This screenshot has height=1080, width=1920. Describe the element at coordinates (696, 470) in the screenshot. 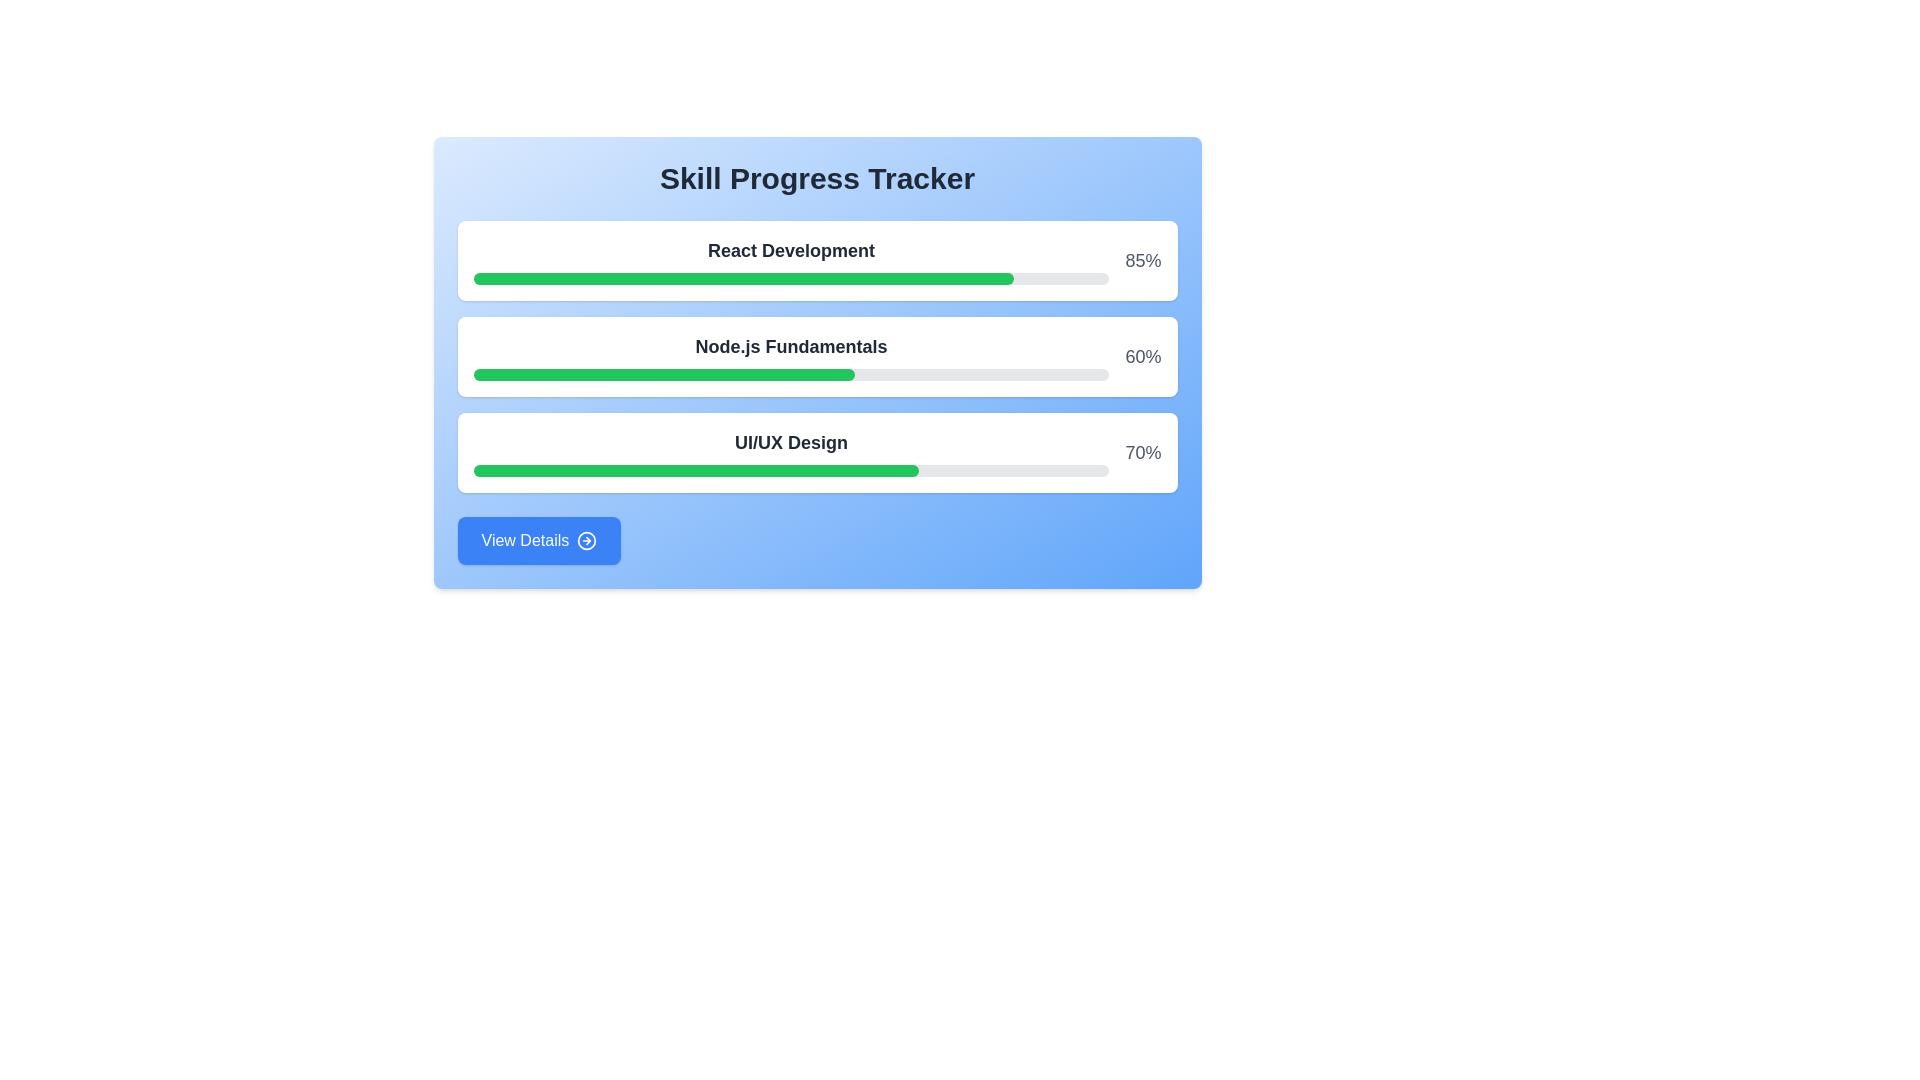

I see `the progress bar indicating 70% completion for the 'UI/UX Design' skill, which is the third progress bar in the UI` at that location.